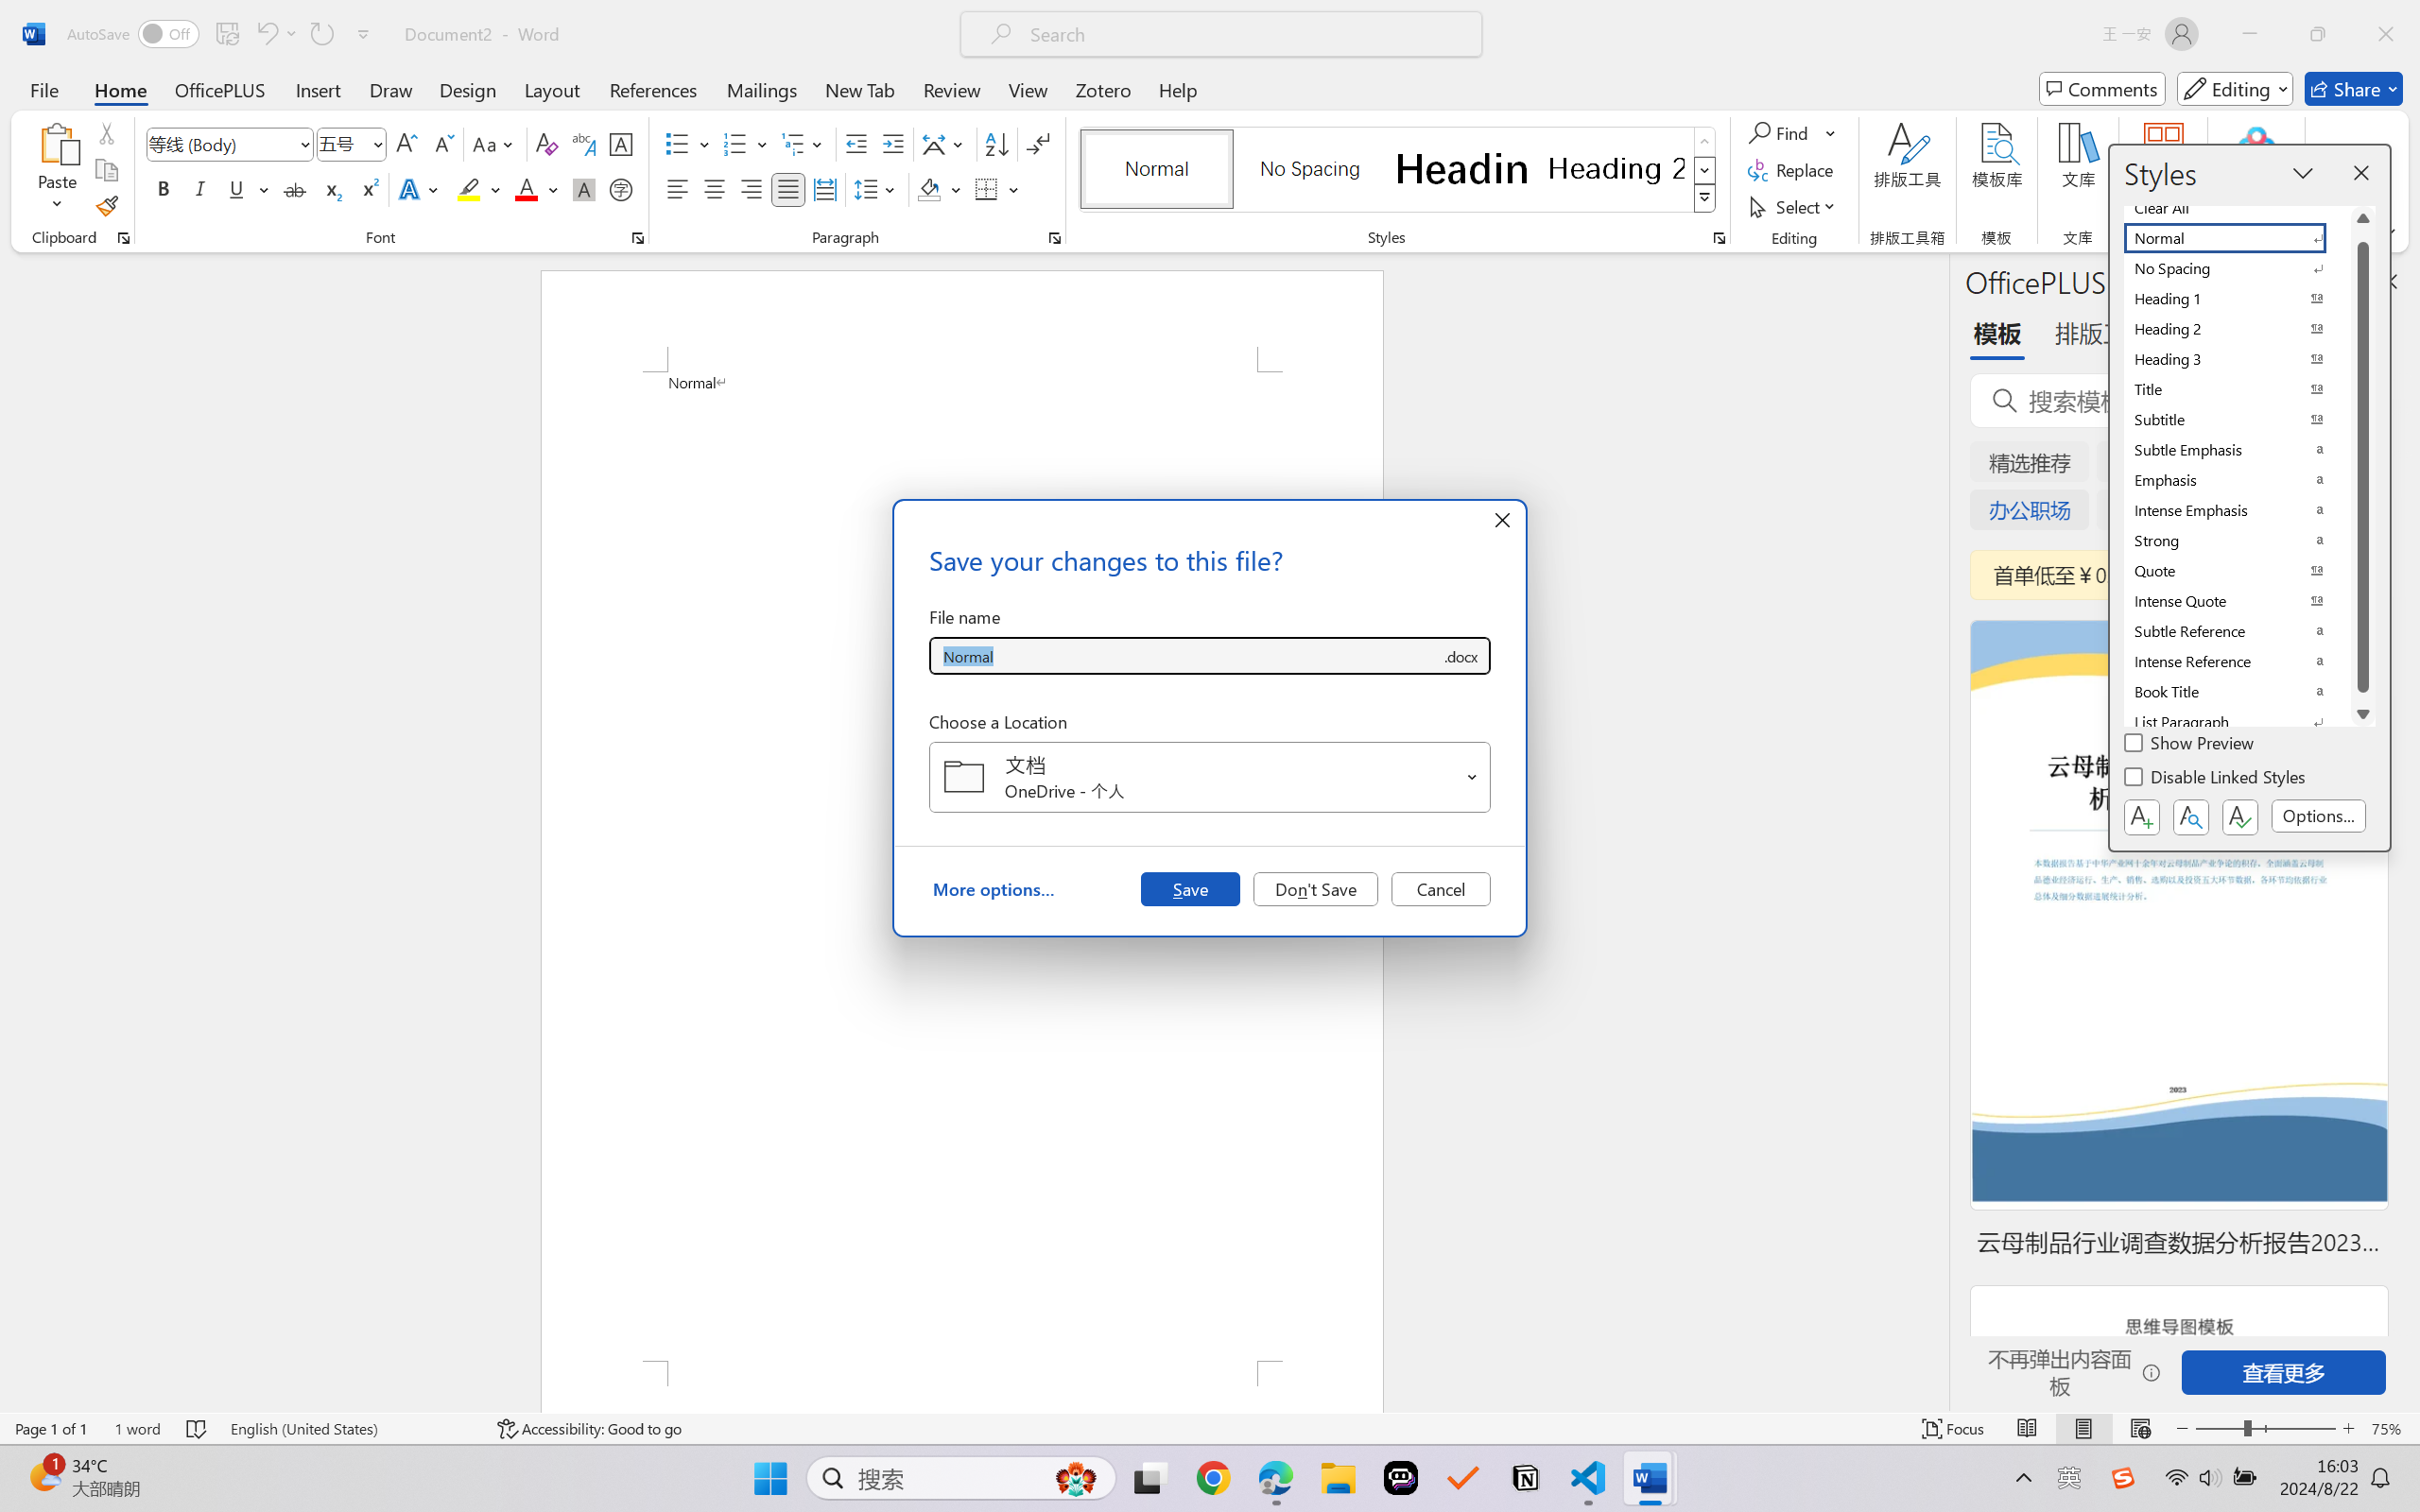 The height and width of the screenshot is (1512, 2420). I want to click on 'Strikethrough', so click(294, 188).